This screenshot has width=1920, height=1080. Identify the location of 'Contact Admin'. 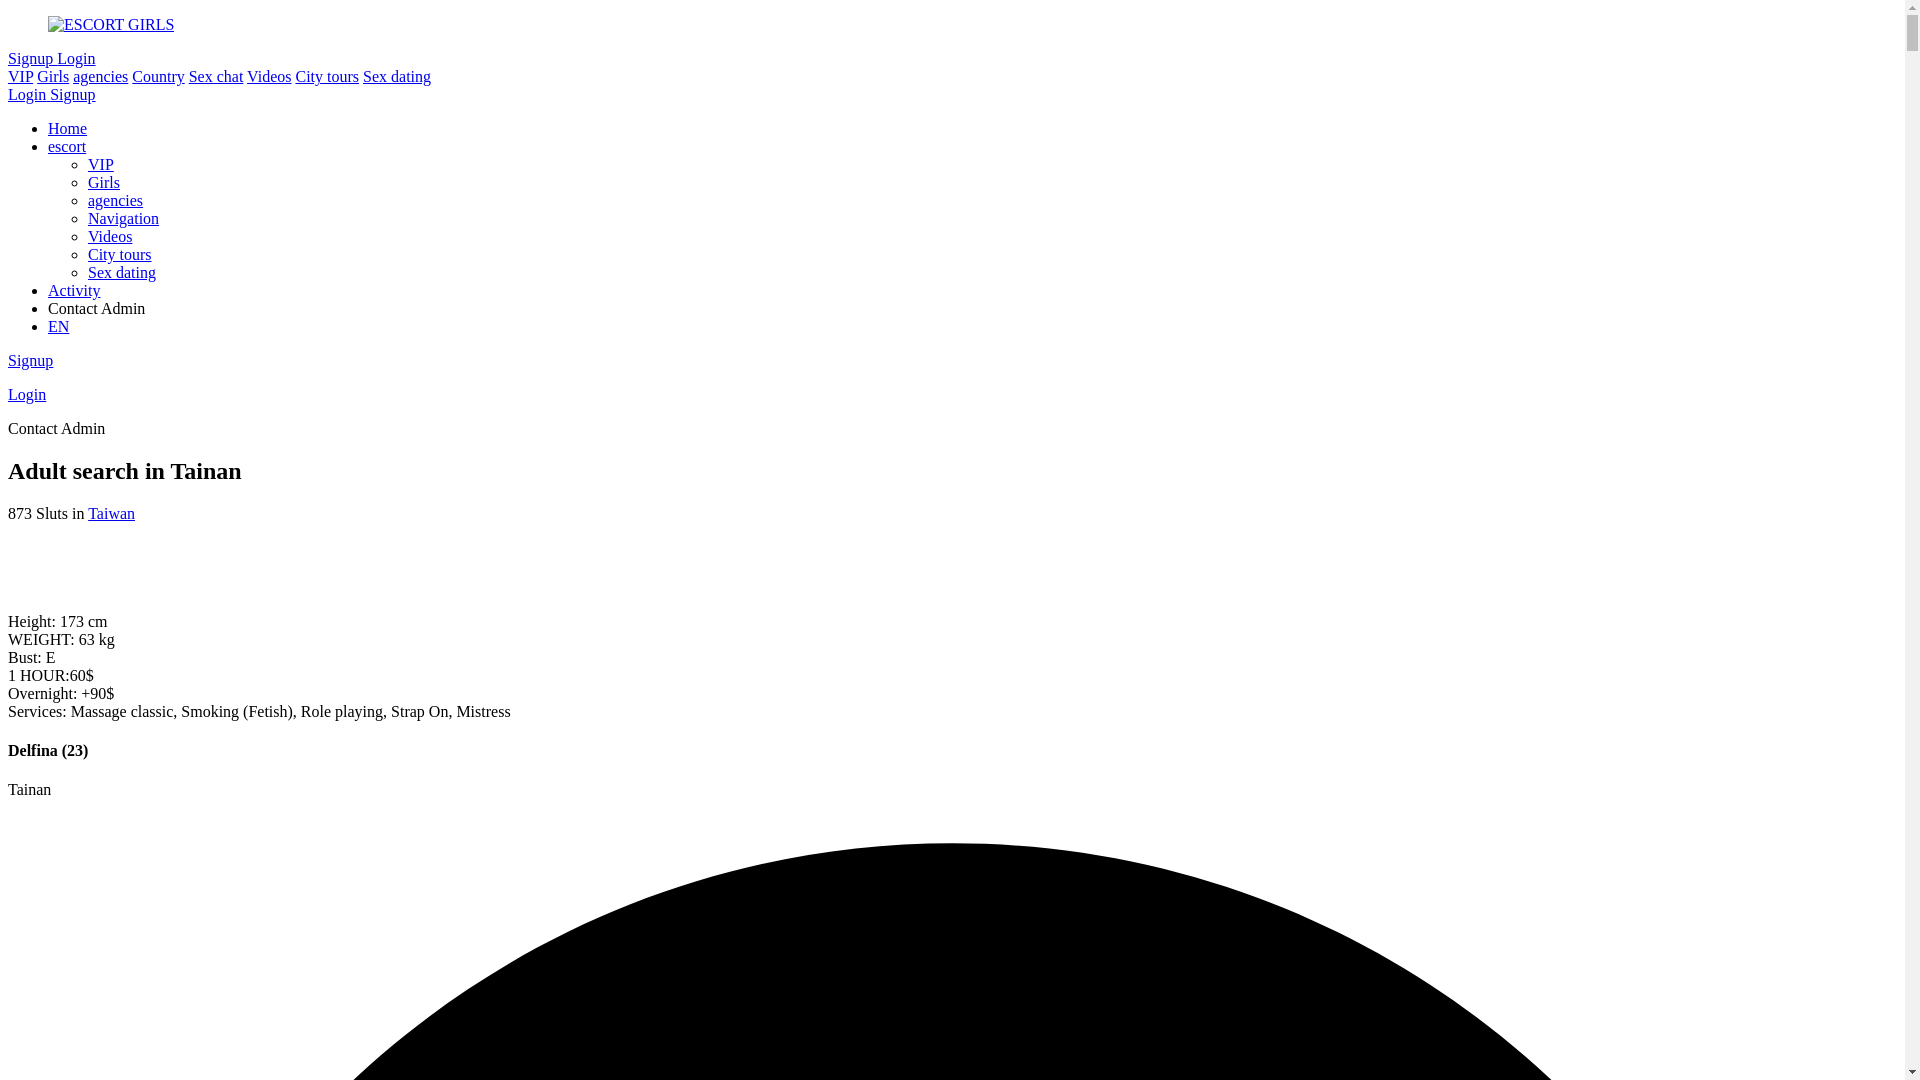
(972, 308).